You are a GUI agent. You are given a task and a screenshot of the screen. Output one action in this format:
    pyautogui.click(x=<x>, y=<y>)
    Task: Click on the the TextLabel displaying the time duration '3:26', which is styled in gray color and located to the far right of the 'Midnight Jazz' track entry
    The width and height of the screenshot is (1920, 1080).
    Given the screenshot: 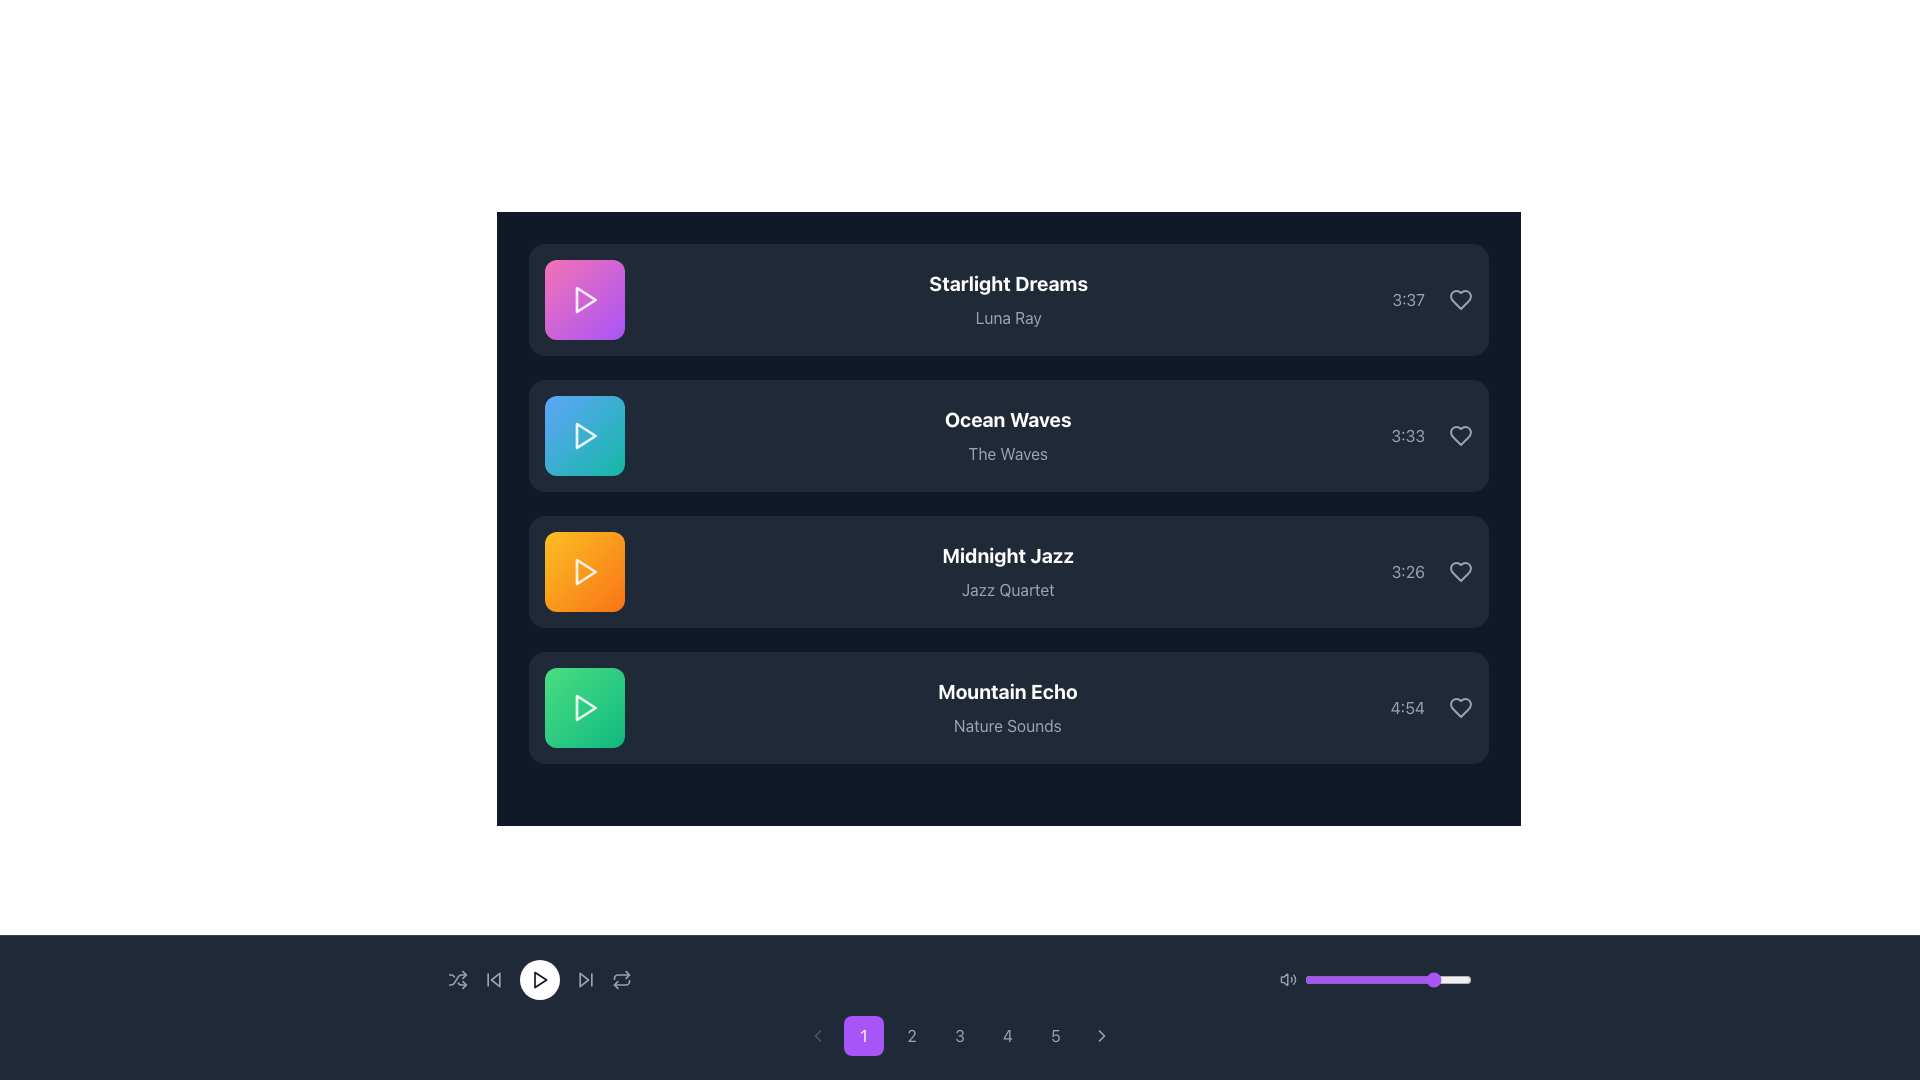 What is the action you would take?
    pyautogui.click(x=1431, y=571)
    